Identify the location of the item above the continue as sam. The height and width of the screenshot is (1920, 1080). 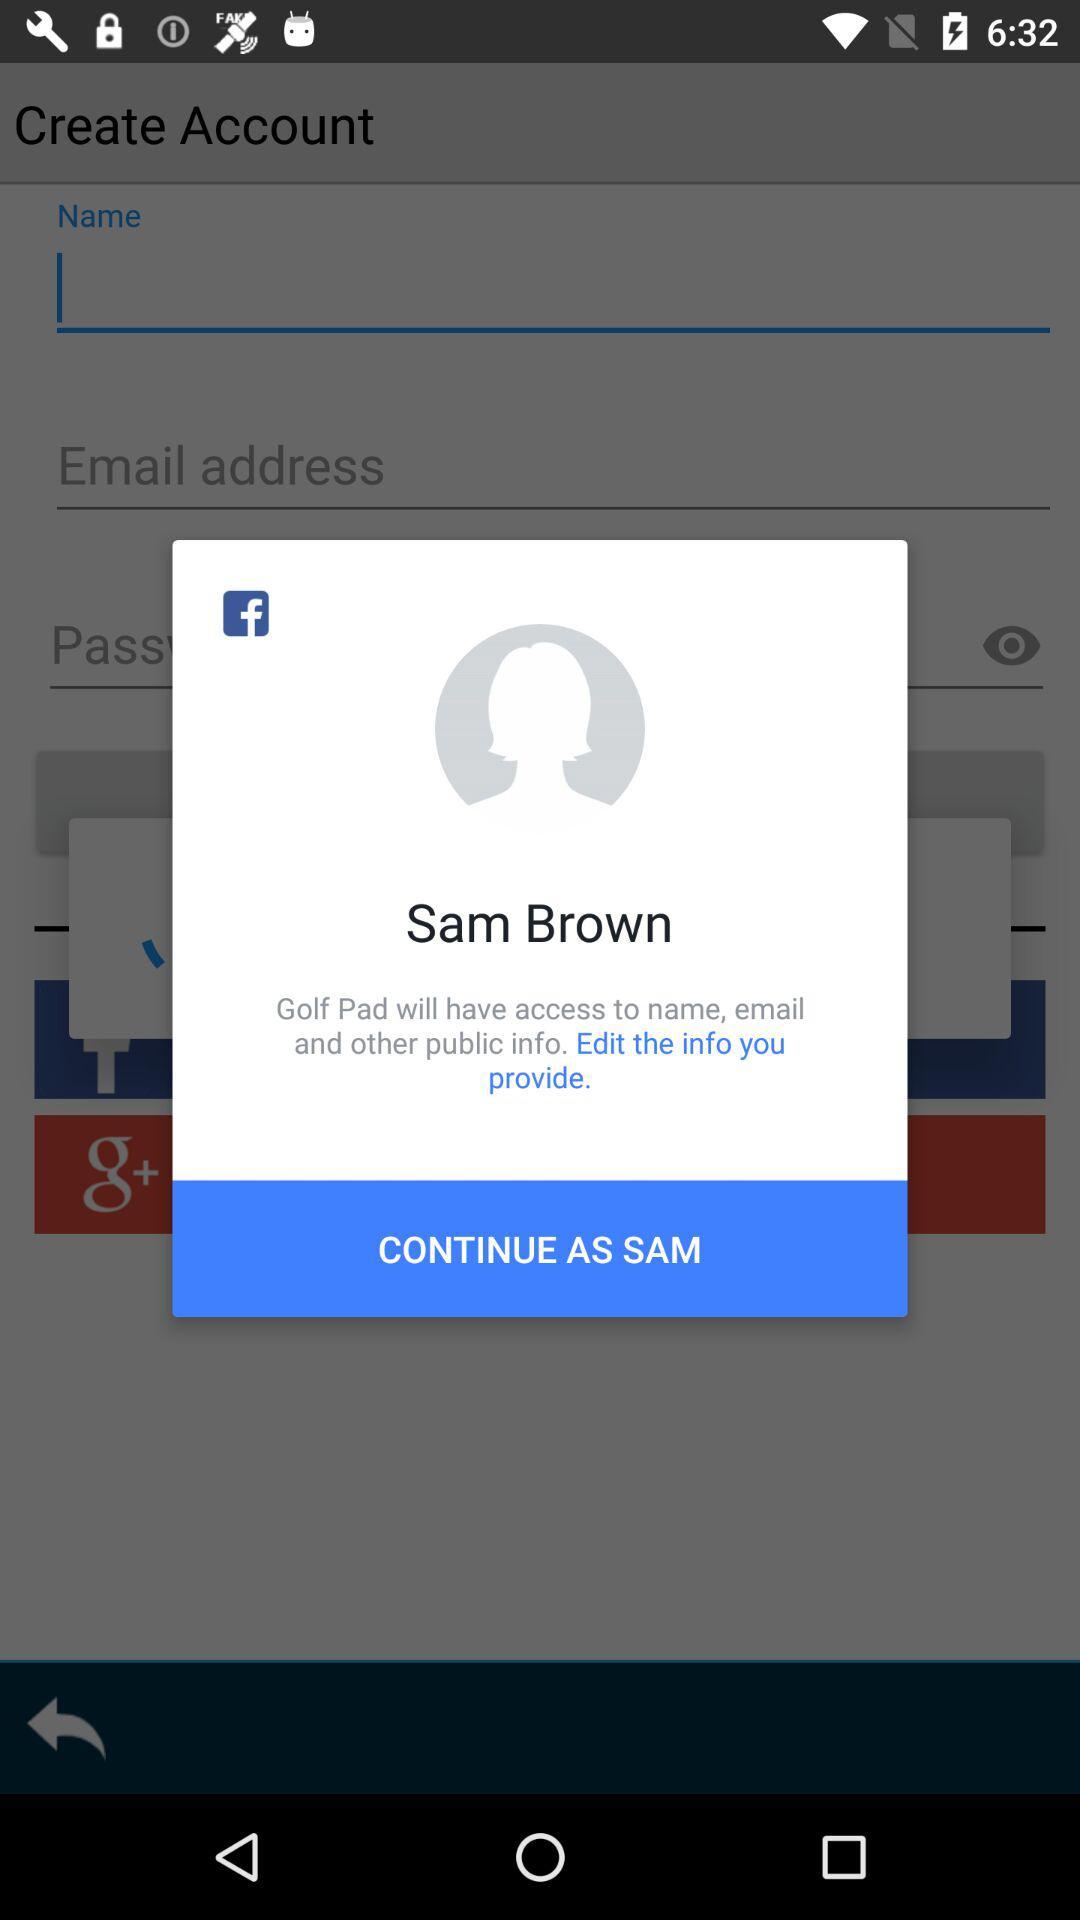
(540, 1041).